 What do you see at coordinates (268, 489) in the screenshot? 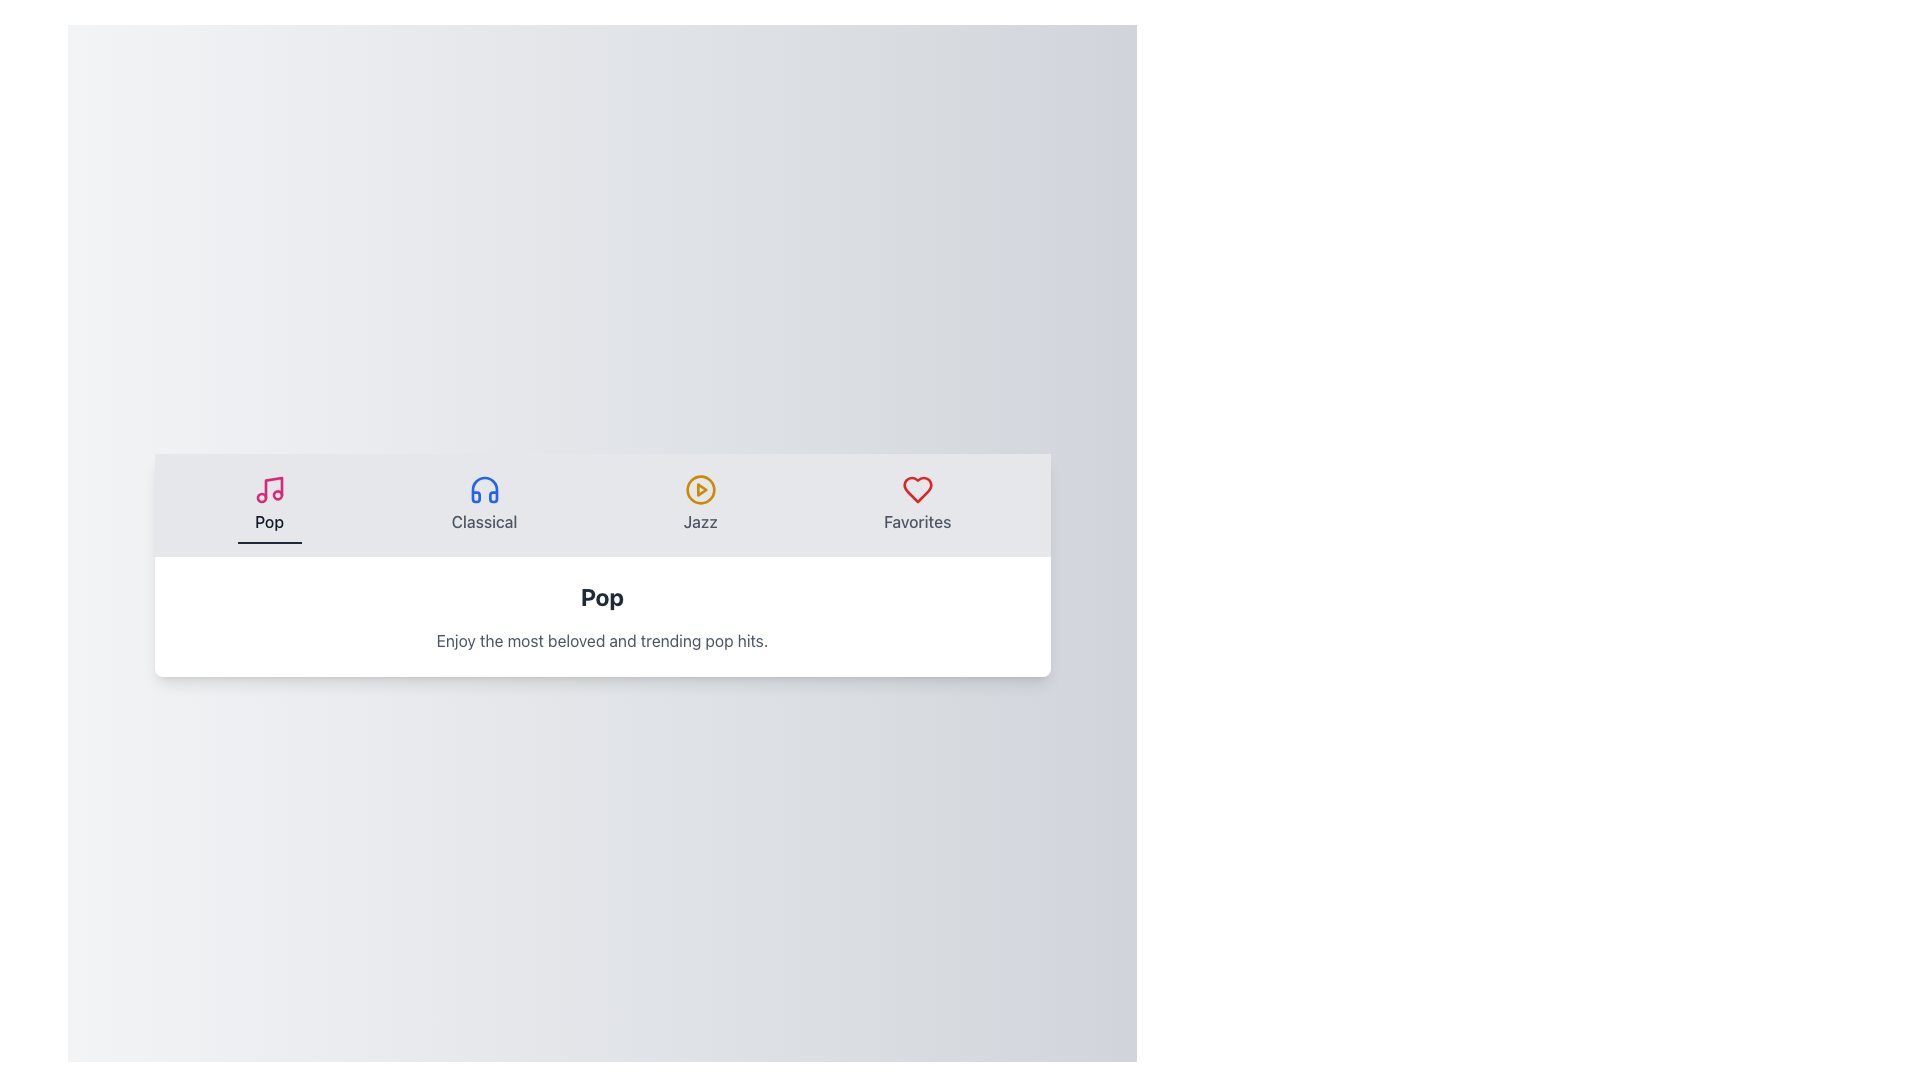
I see `the music notes icon in pink color located in the top center navigation bar, which is visually linked to the label 'Pop'` at bounding box center [268, 489].